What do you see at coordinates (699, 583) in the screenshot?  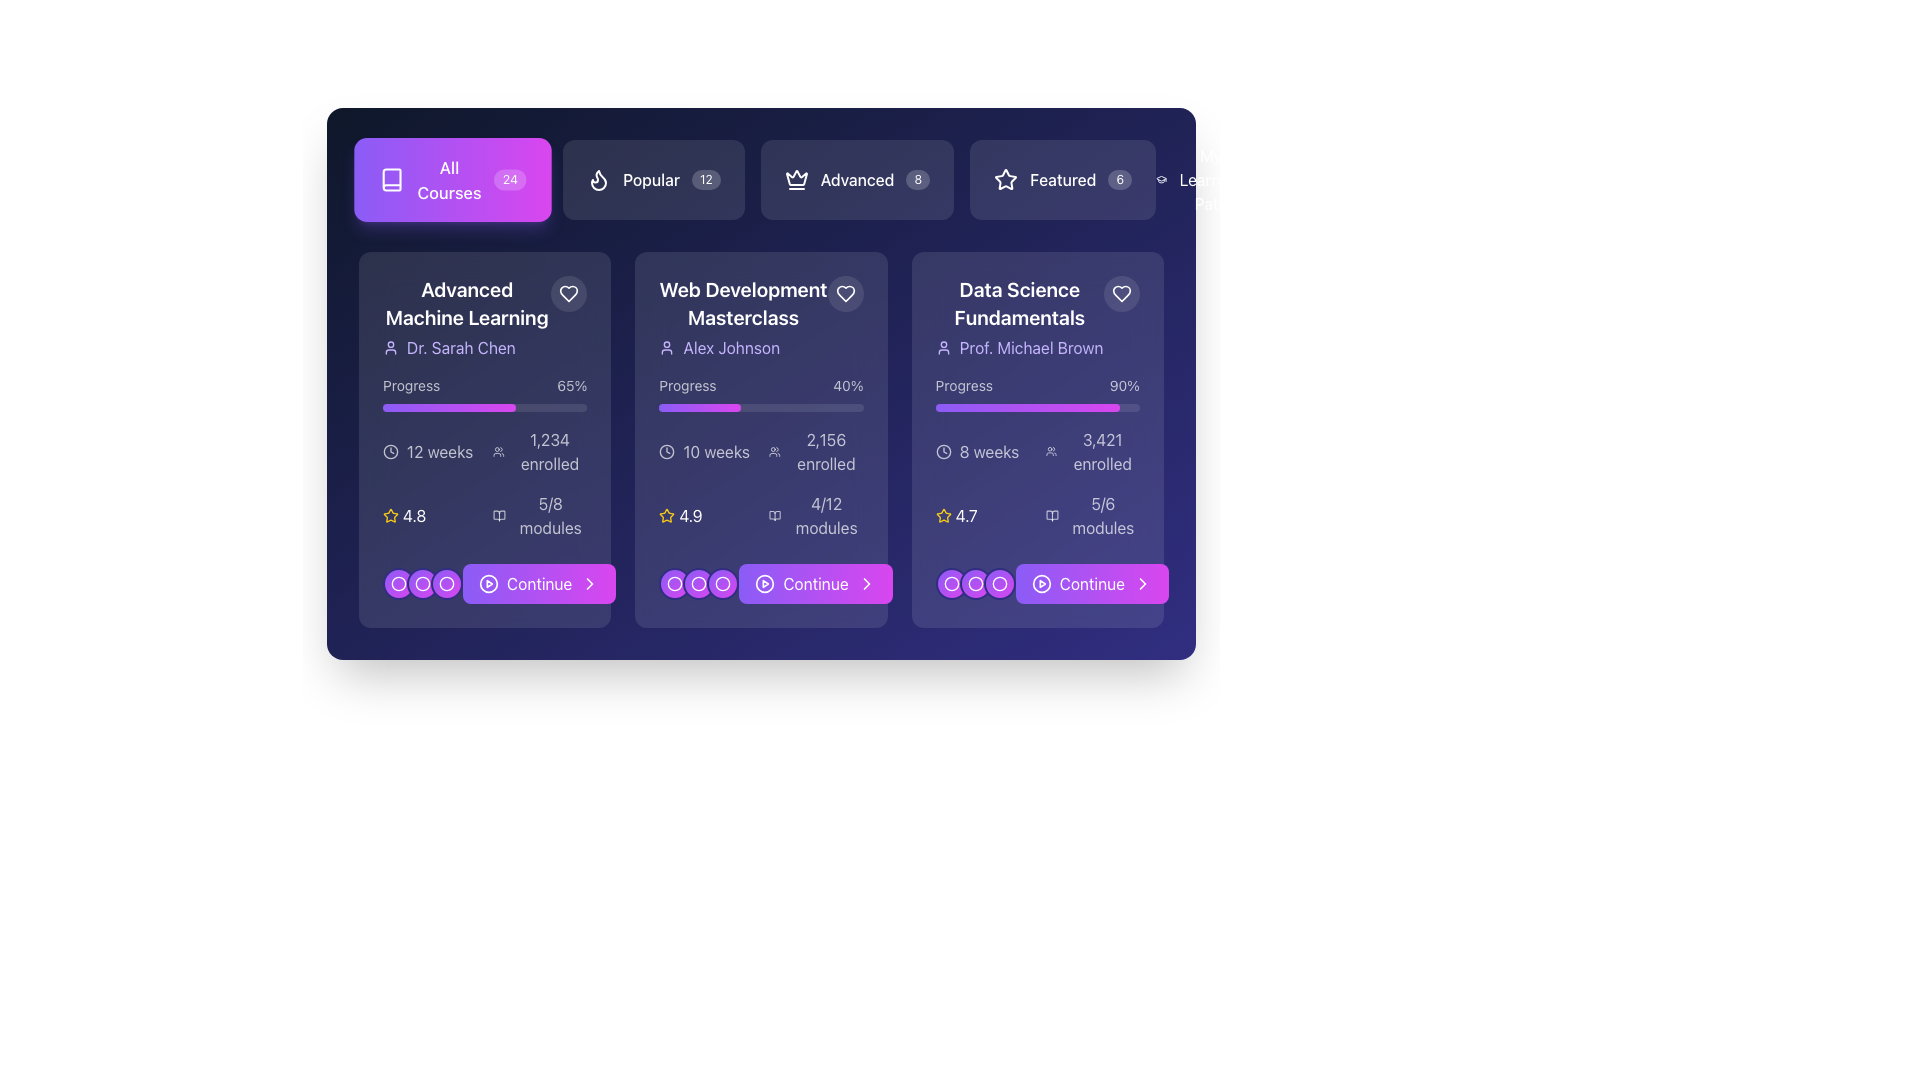 I see `the second circular icon in the middle row of icons below the 'Web Development Masterclass' card` at bounding box center [699, 583].